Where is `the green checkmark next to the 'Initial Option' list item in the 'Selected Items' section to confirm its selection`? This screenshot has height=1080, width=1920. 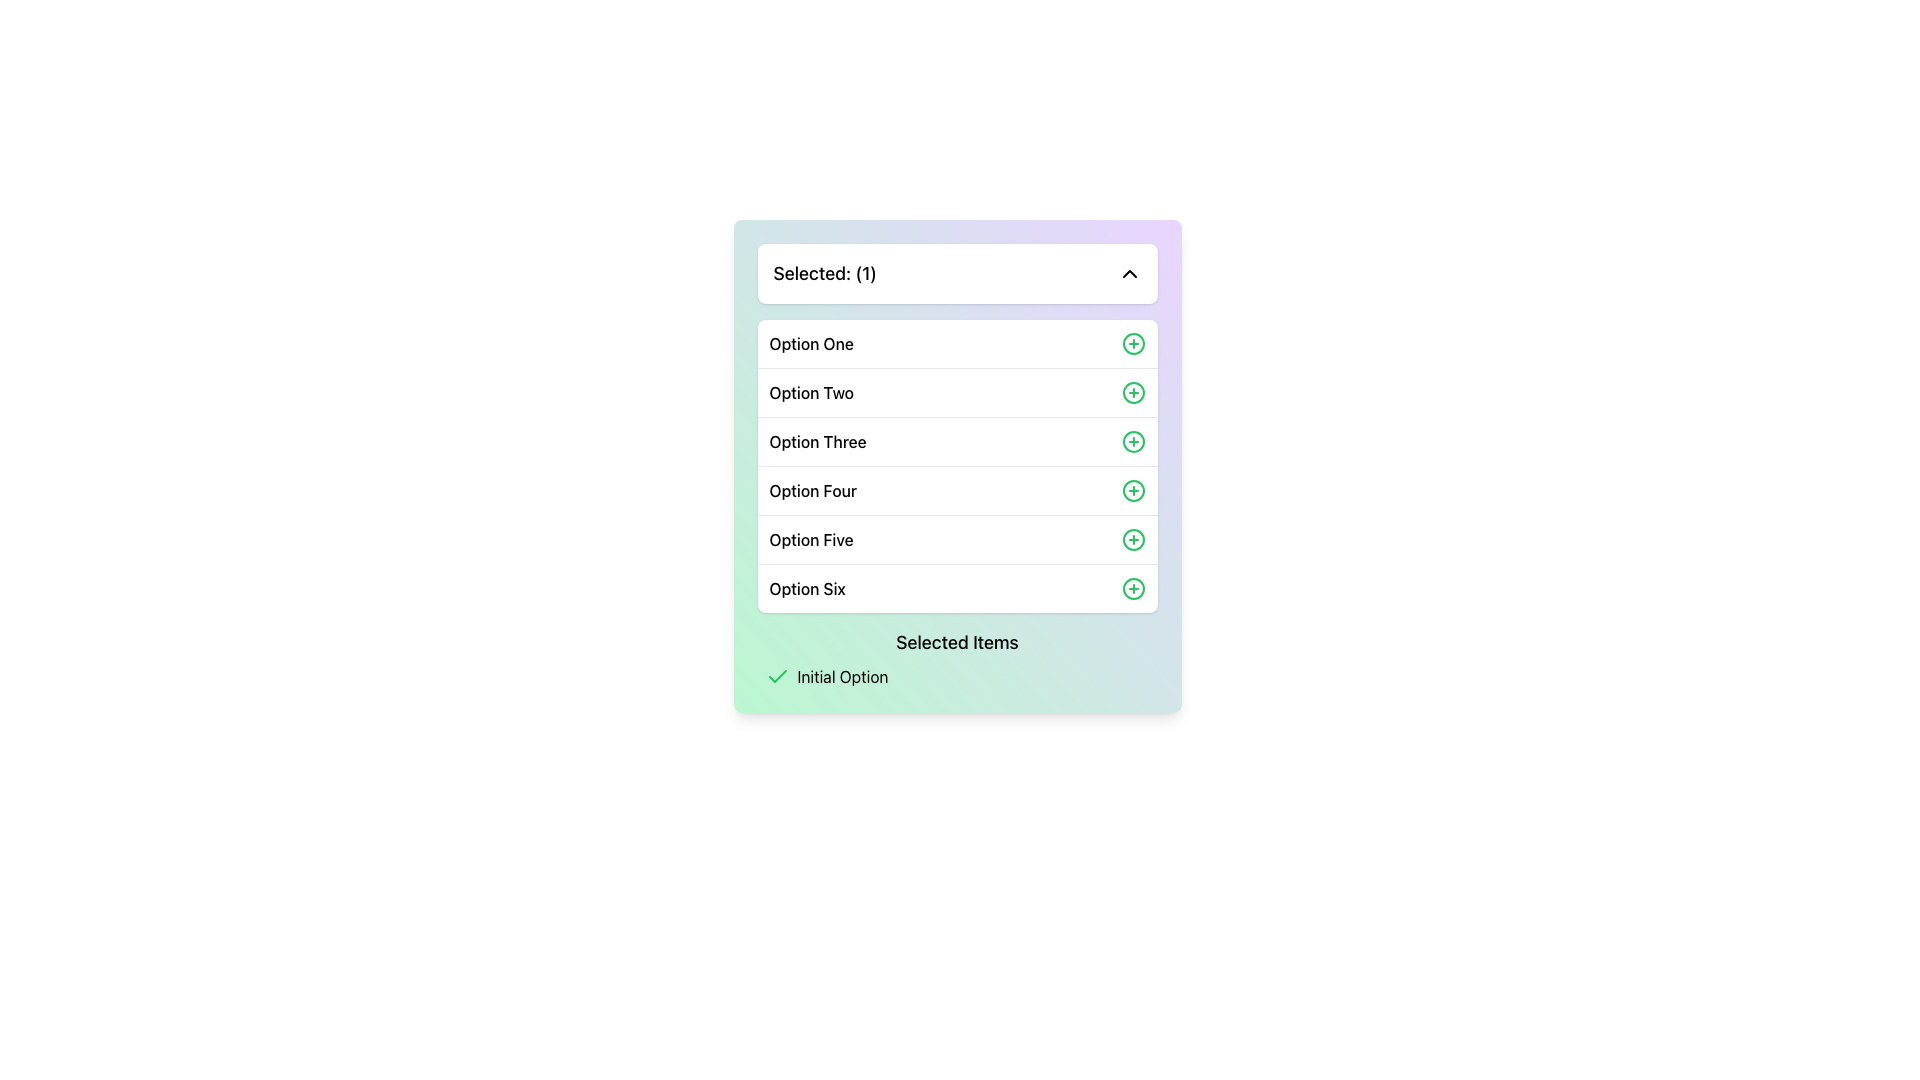 the green checkmark next to the 'Initial Option' list item in the 'Selected Items' section to confirm its selection is located at coordinates (956, 676).